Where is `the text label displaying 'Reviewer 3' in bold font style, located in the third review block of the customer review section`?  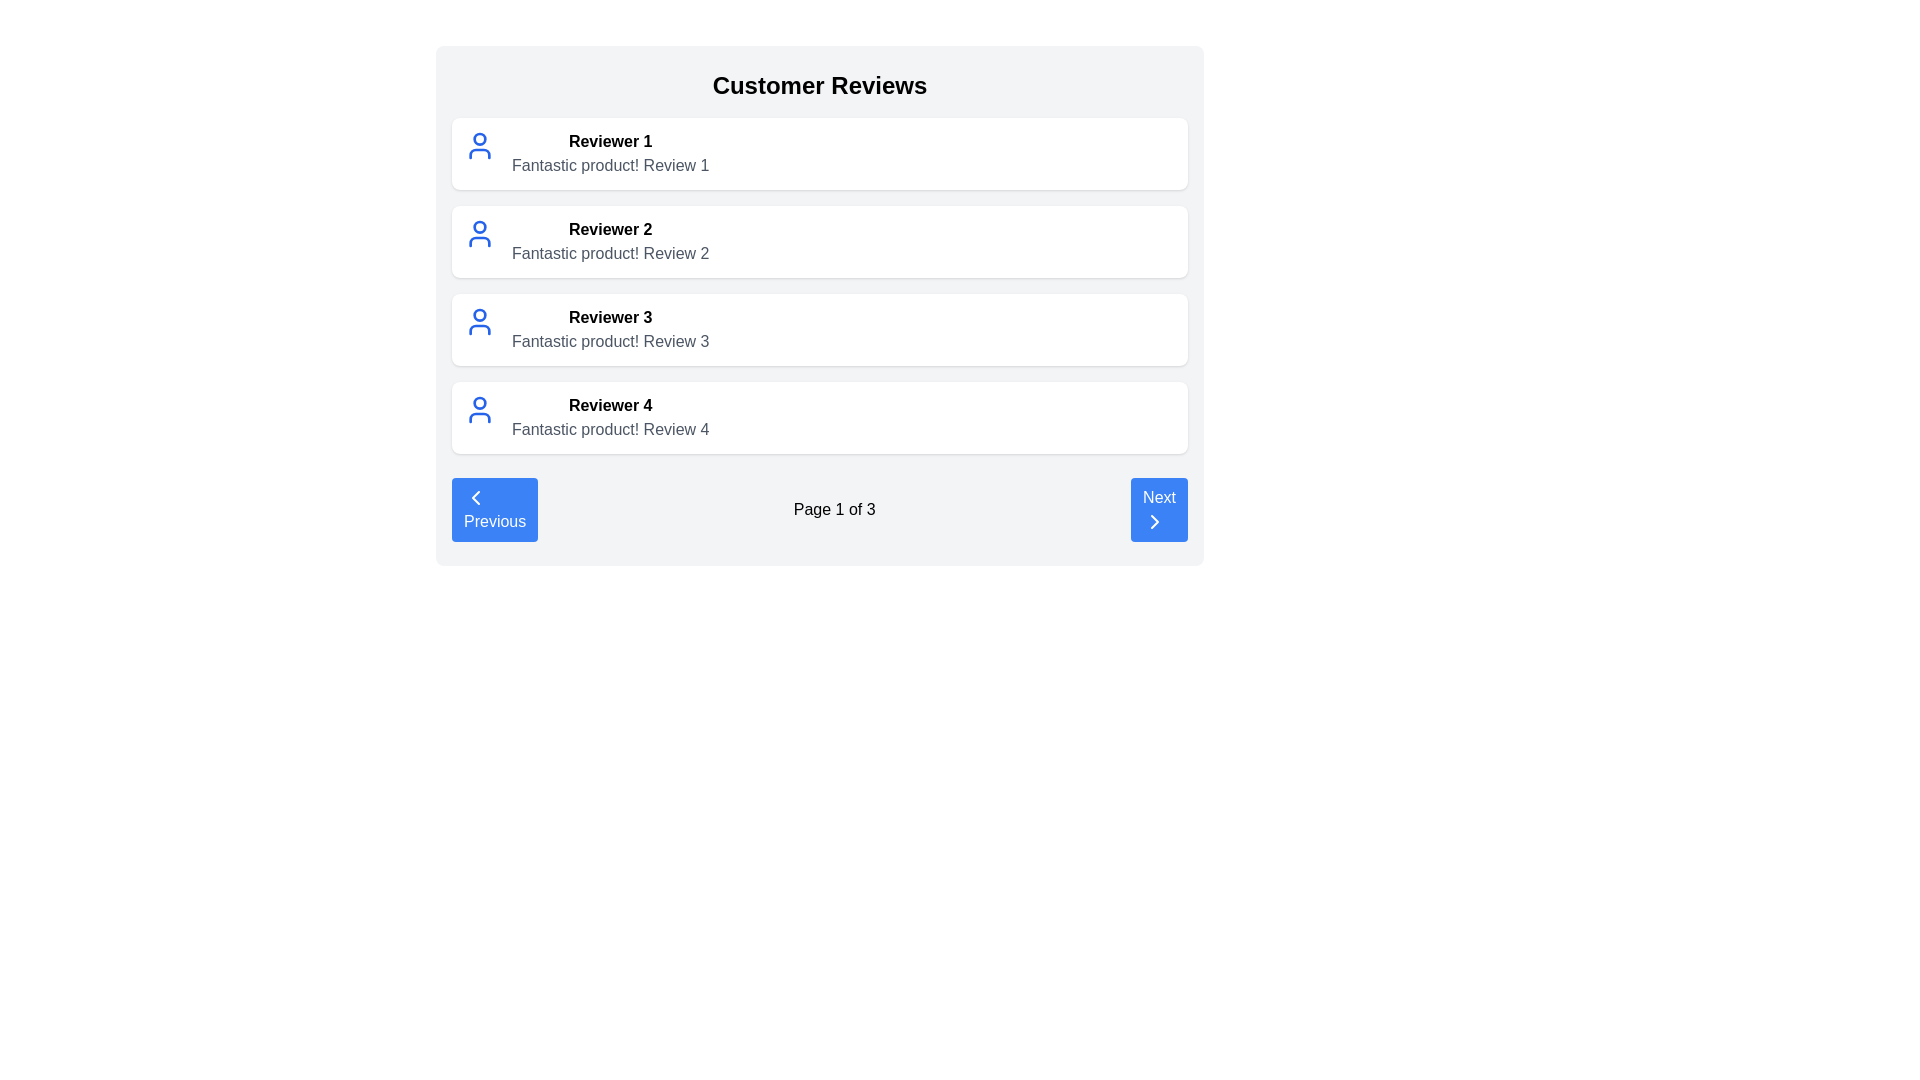
the text label displaying 'Reviewer 3' in bold font style, located in the third review block of the customer review section is located at coordinates (609, 316).